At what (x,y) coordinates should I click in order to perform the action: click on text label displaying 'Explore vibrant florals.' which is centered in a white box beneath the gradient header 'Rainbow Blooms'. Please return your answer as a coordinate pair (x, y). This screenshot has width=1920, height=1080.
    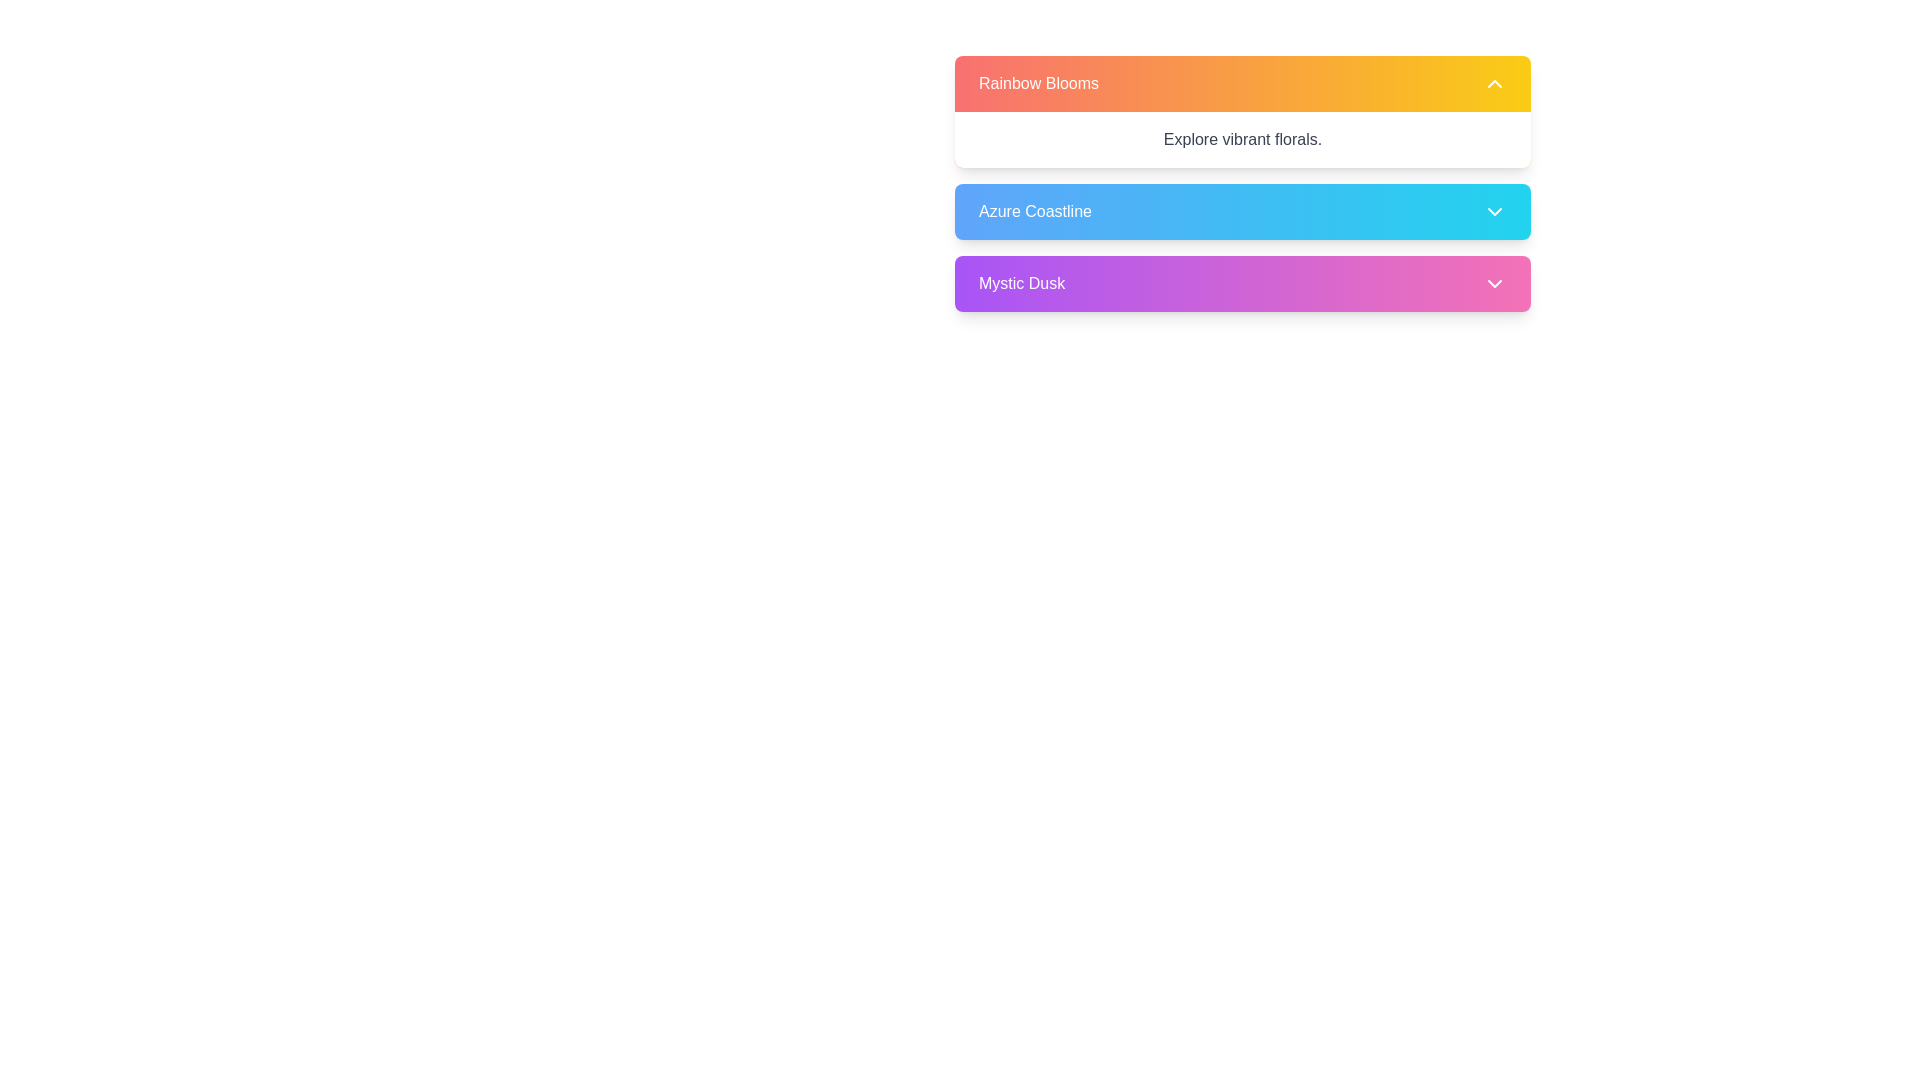
    Looking at the image, I should click on (1242, 138).